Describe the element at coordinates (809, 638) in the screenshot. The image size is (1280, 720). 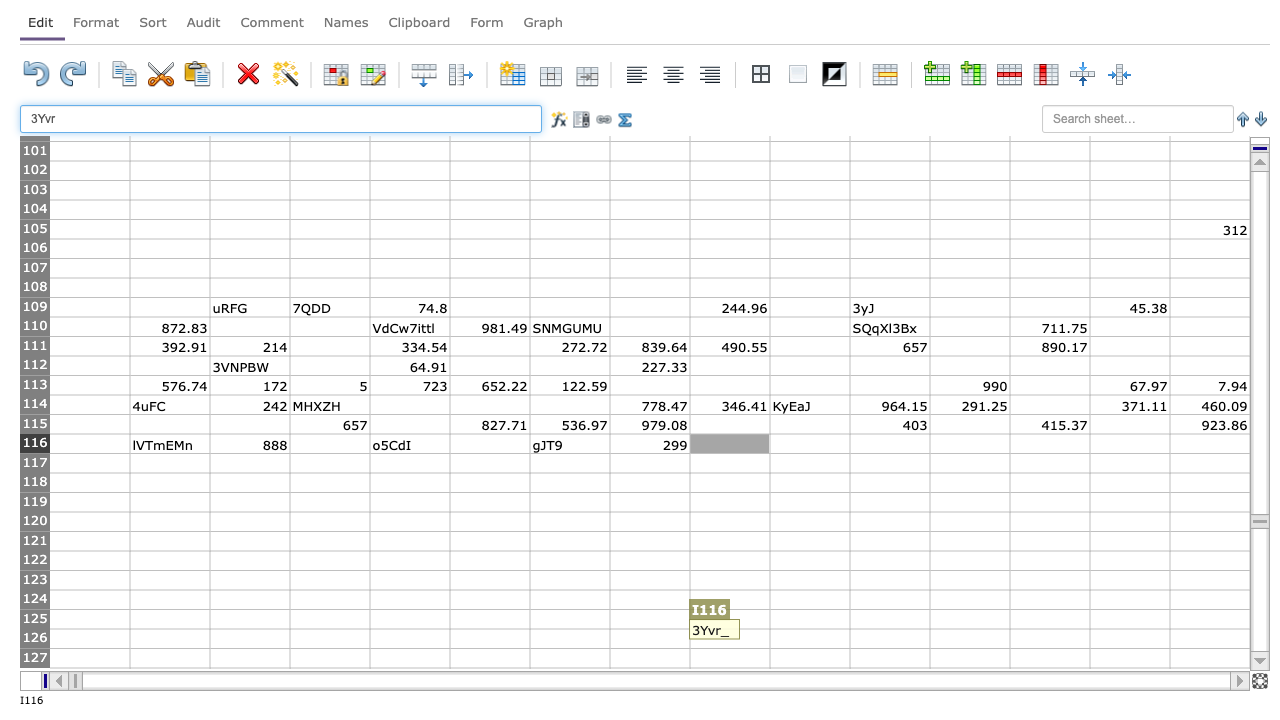
I see `J126` at that location.